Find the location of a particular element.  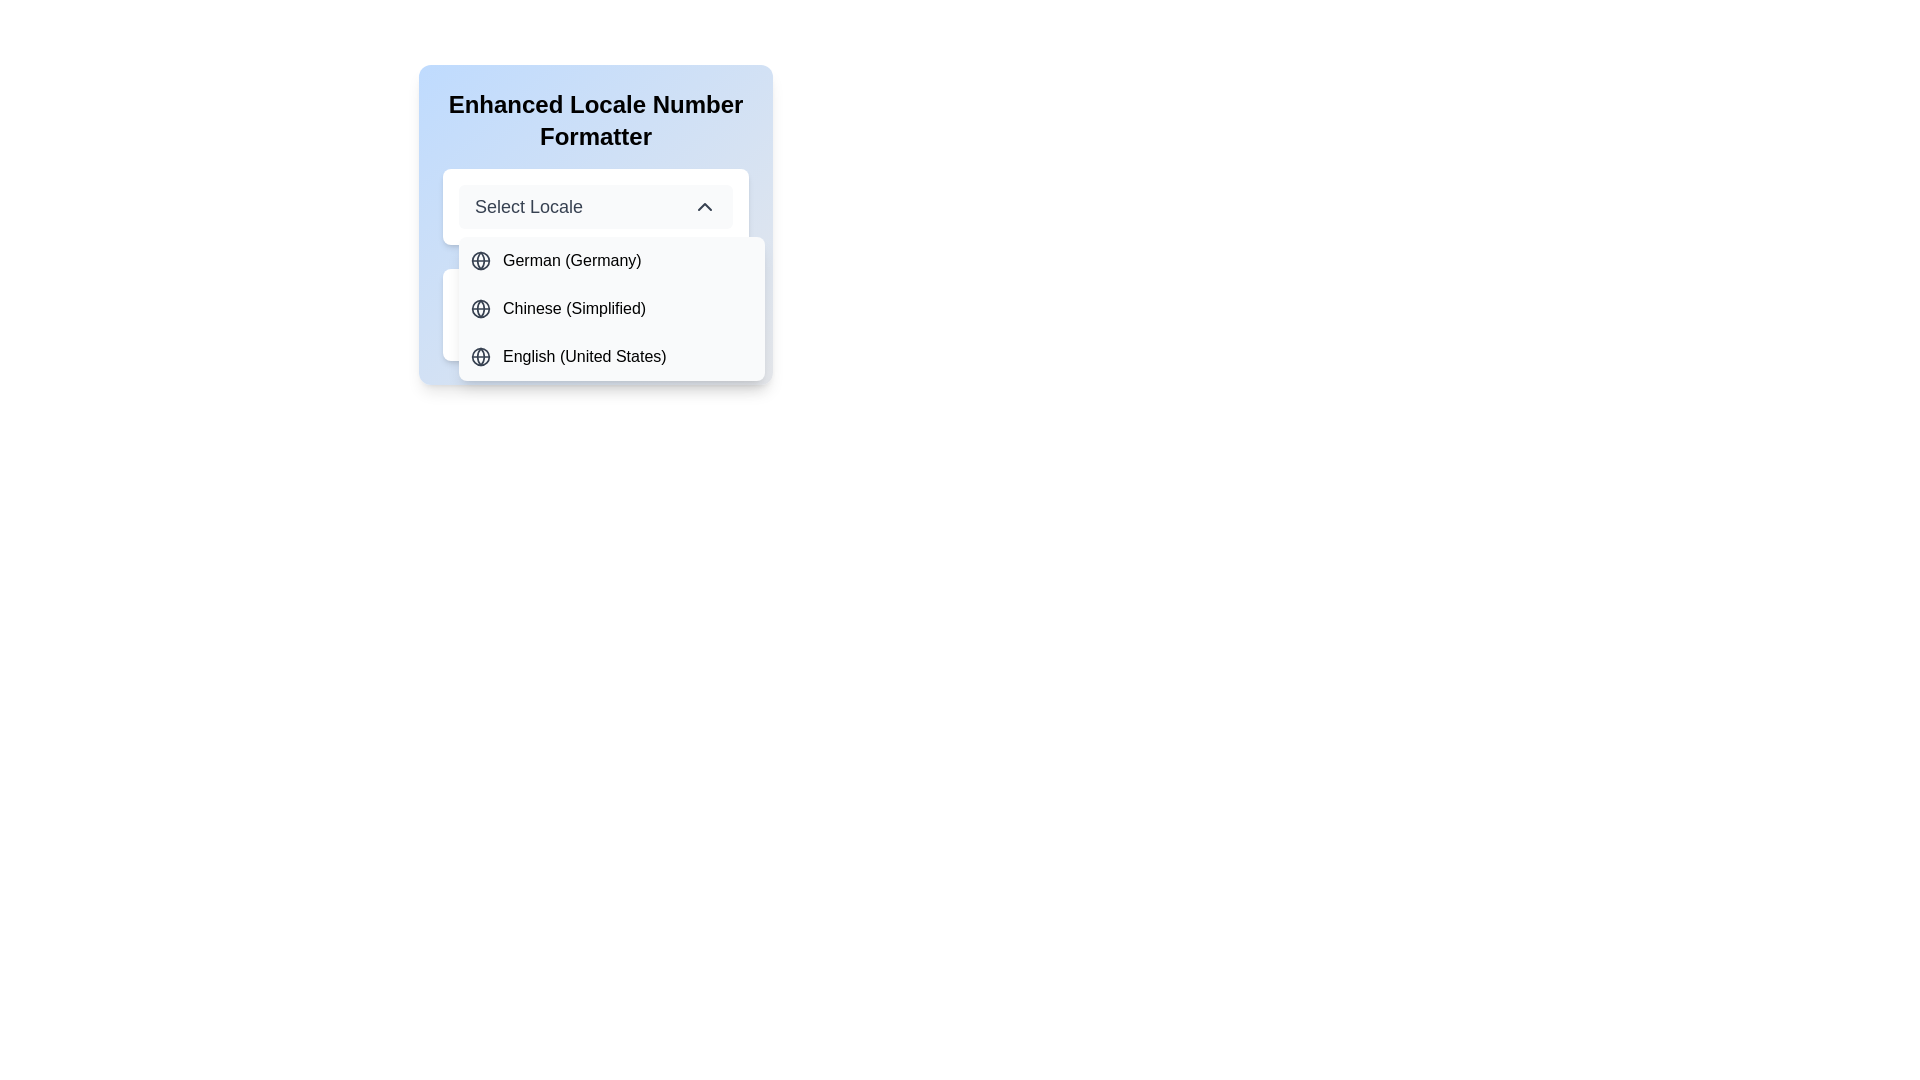

the static text label that displays 'Value in the Selected Locale:' which is styled with a medium font weight and is positioned above a numeric value within a white box is located at coordinates (594, 297).